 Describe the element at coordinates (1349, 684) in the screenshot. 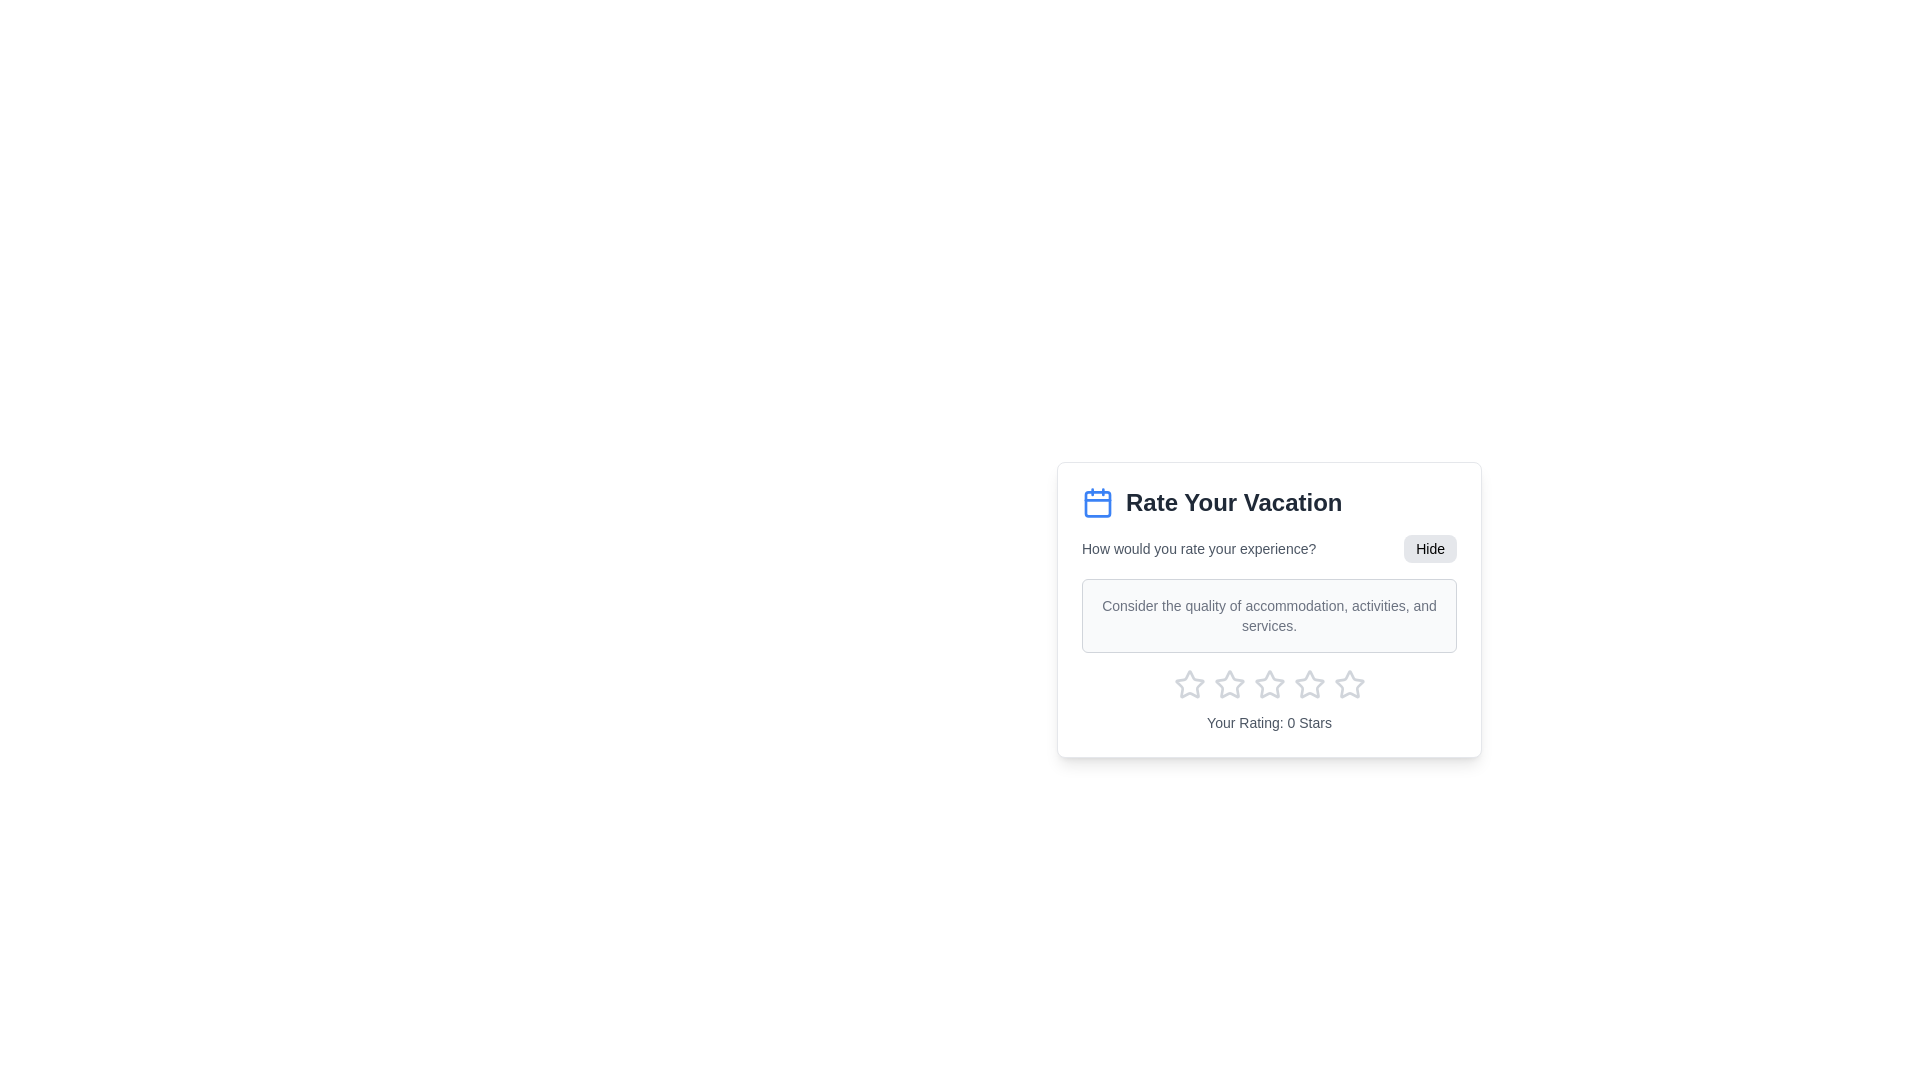

I see `the fifth star in the rating system` at that location.